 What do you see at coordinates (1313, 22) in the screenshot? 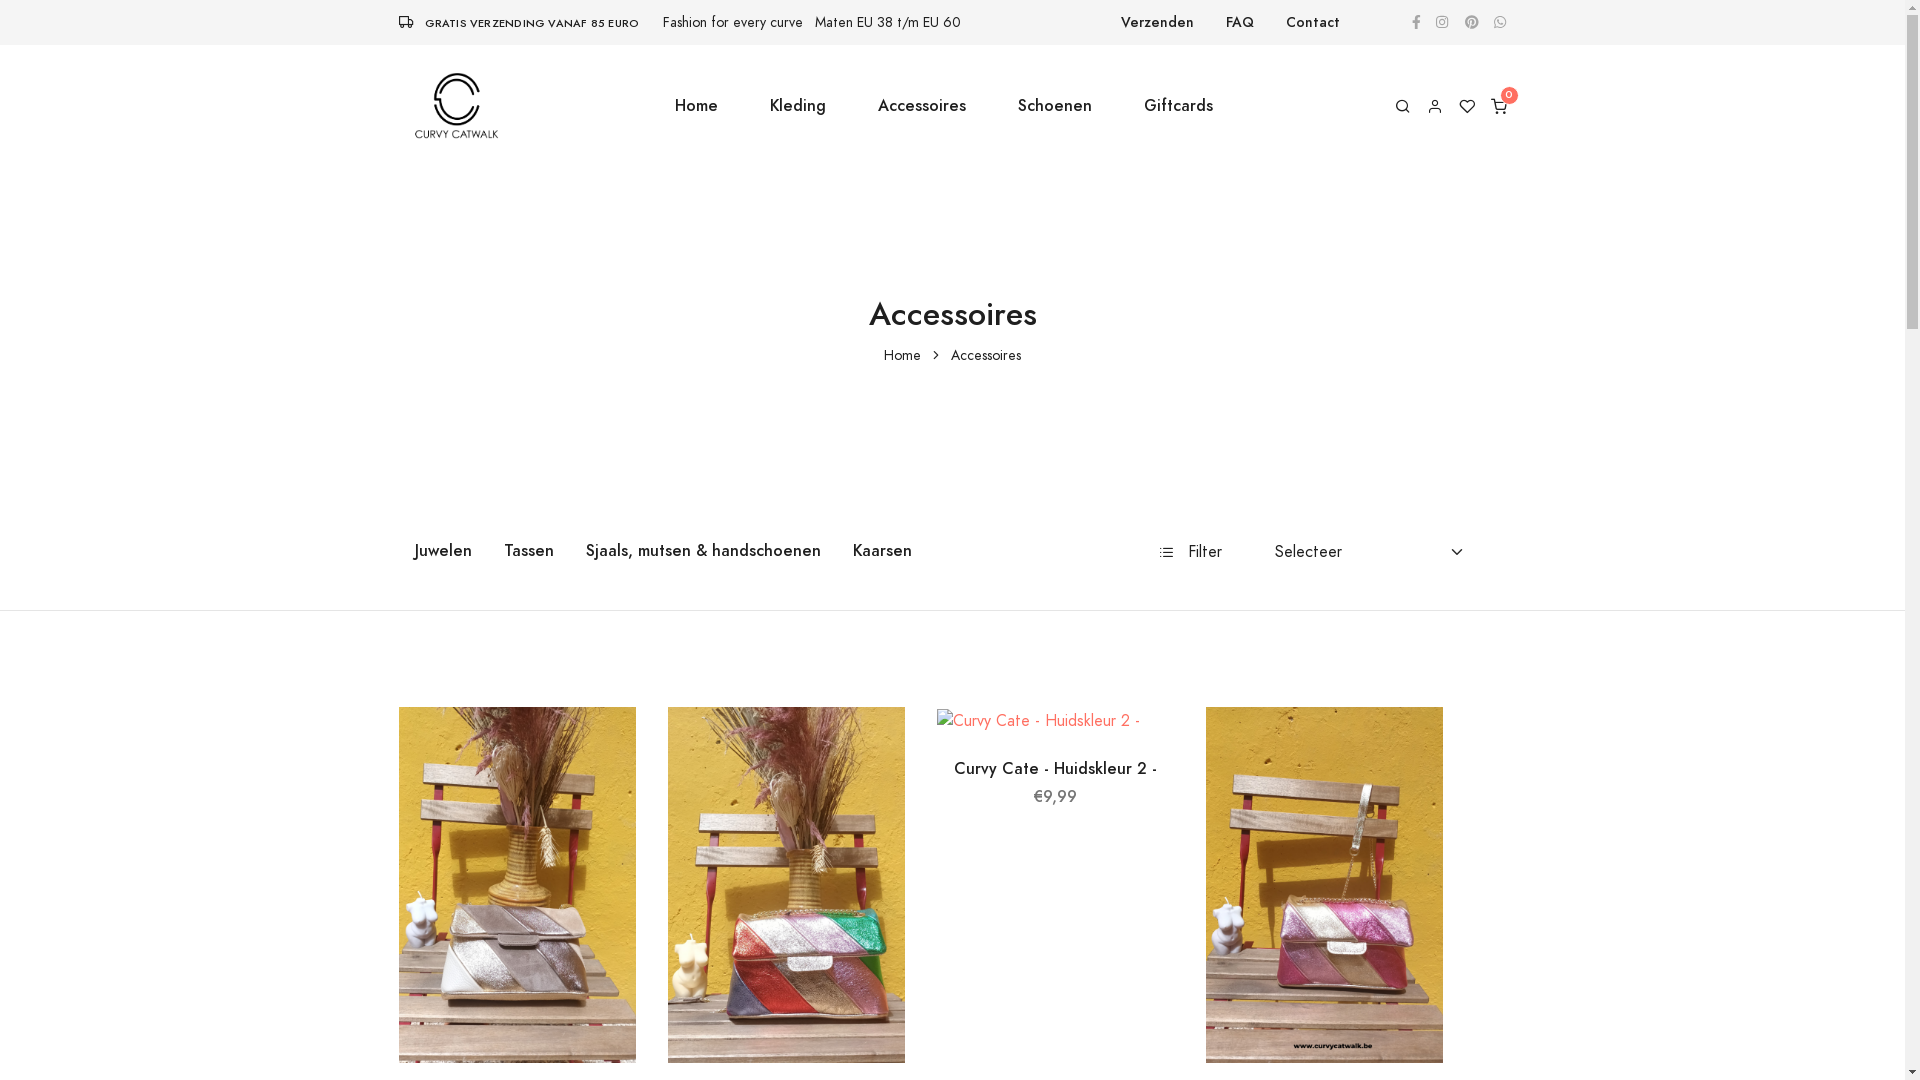
I see `'Contact'` at bounding box center [1313, 22].